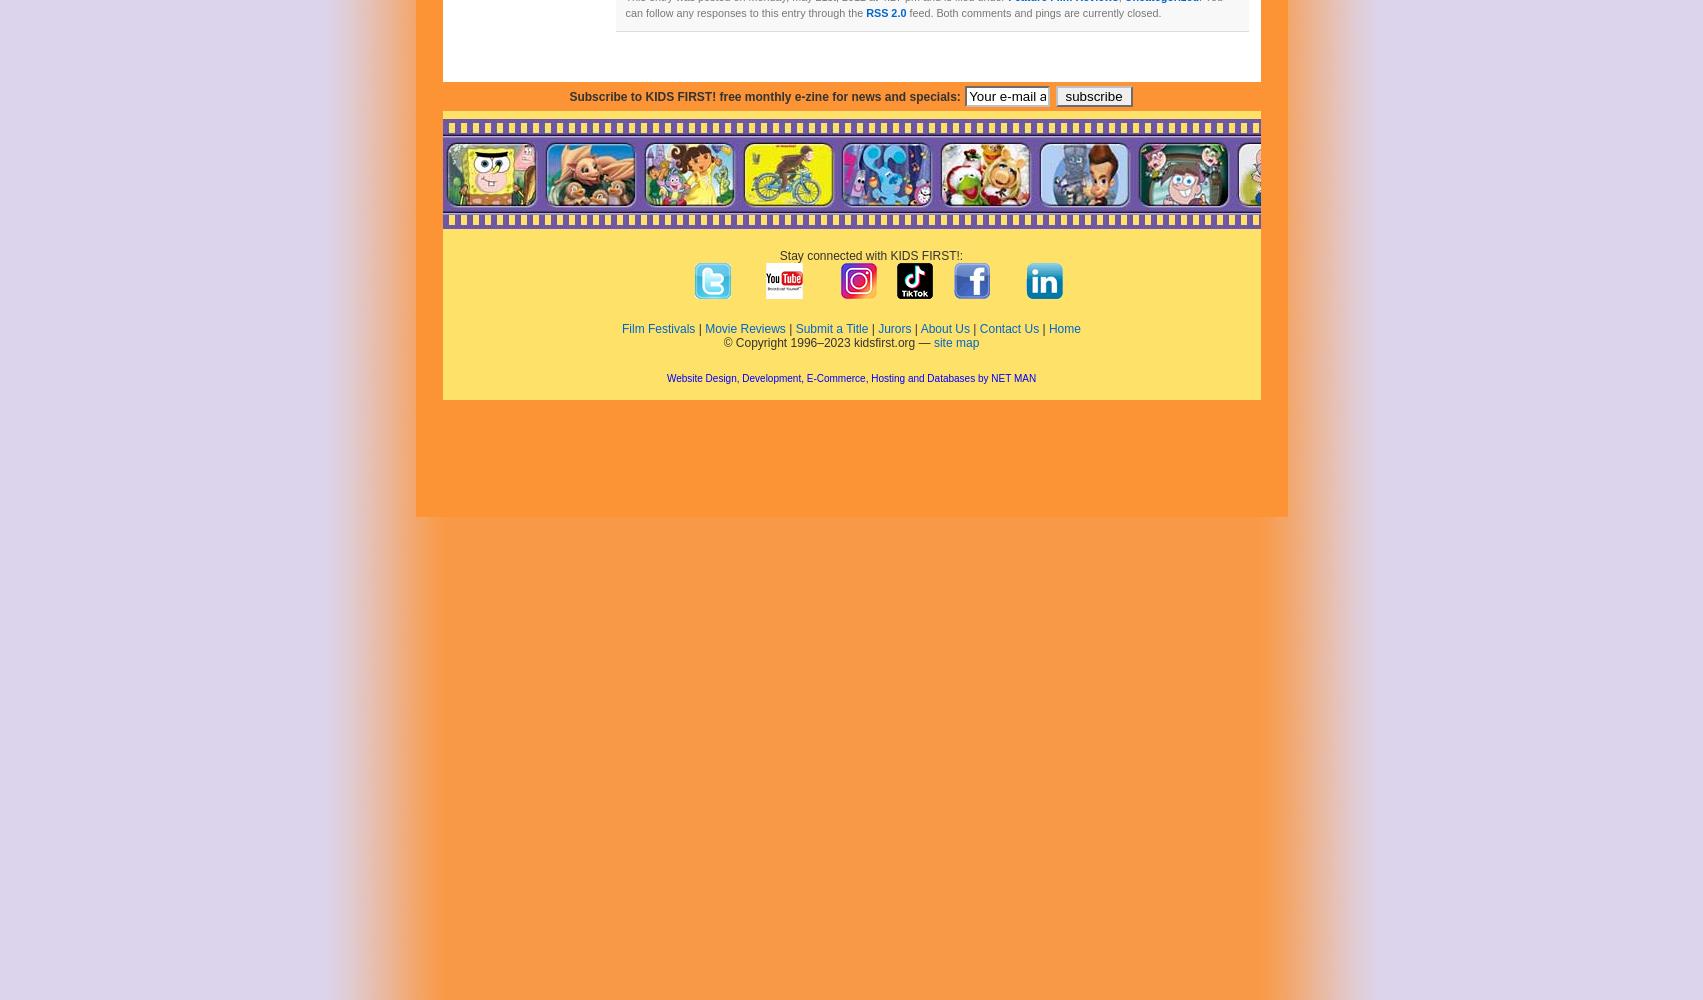  I want to click on 'March 2019', so click(503, 720).